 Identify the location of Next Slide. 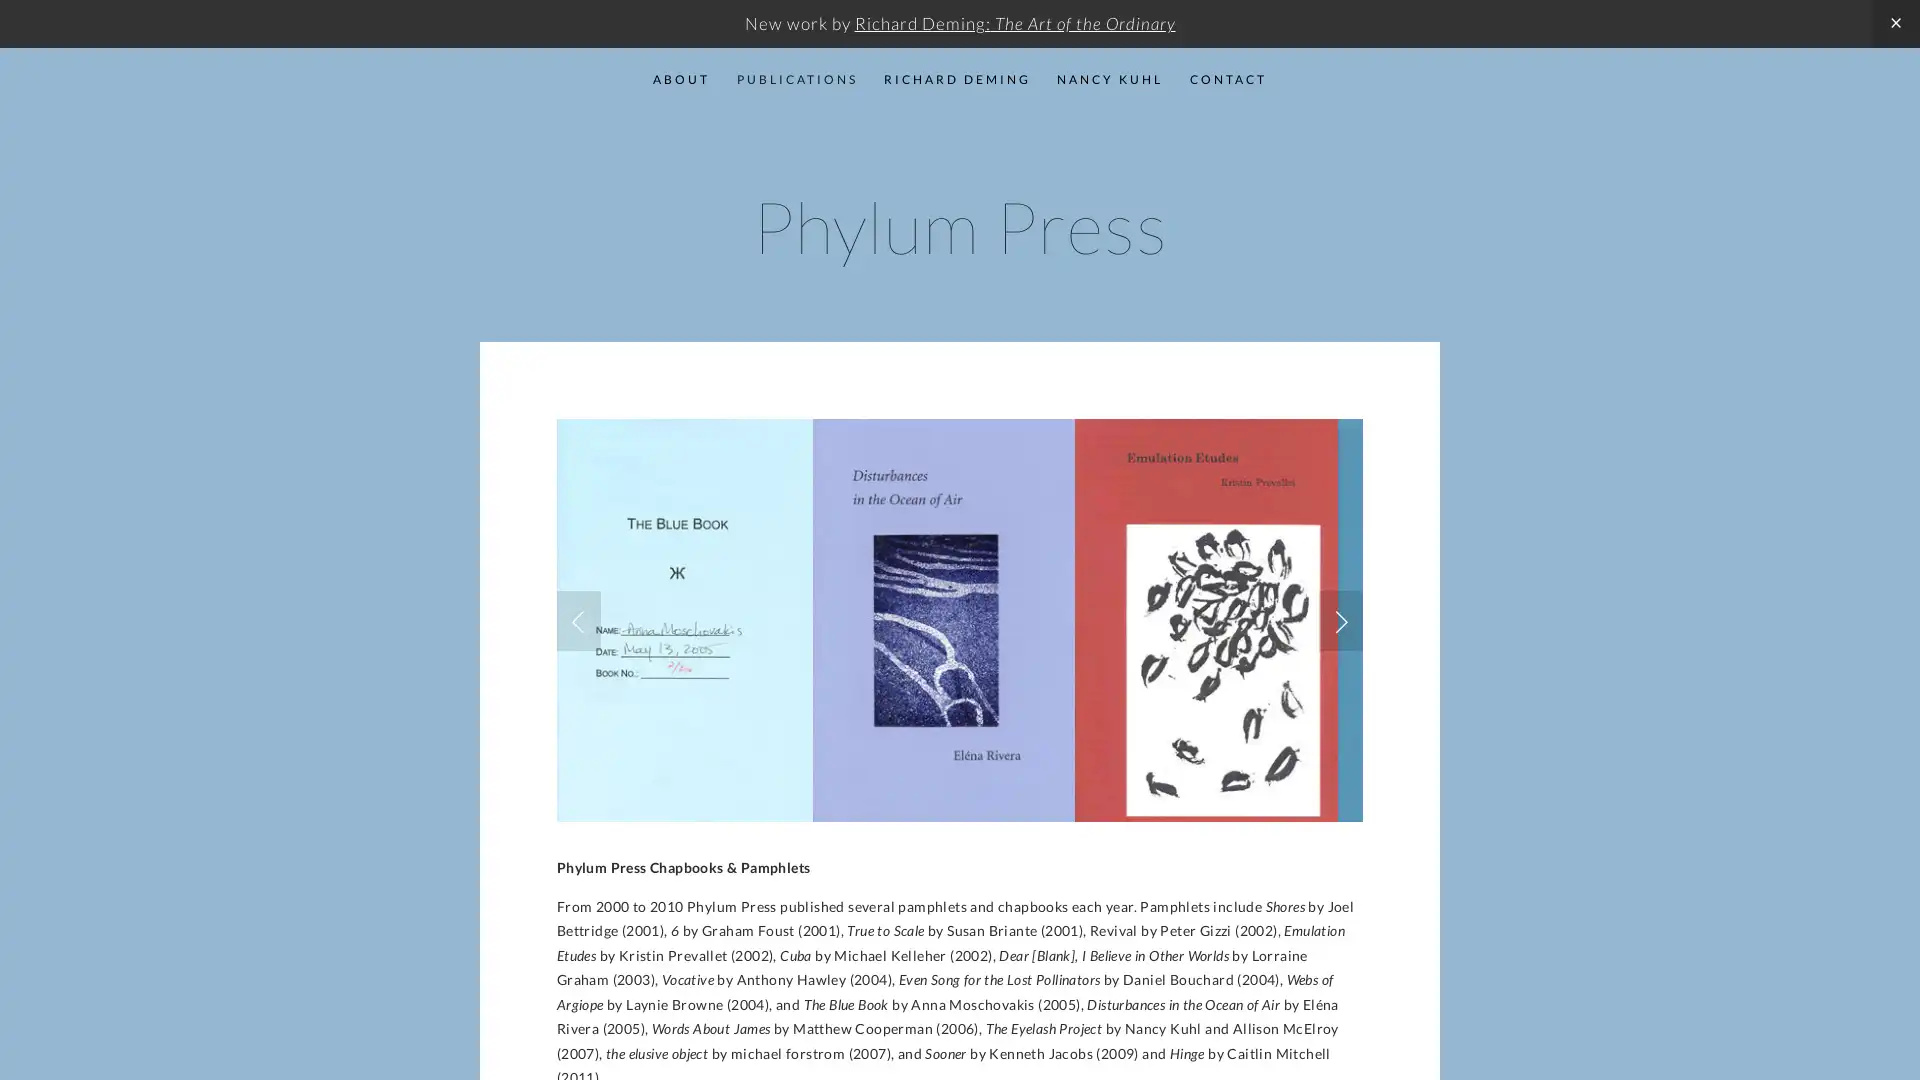
(1340, 619).